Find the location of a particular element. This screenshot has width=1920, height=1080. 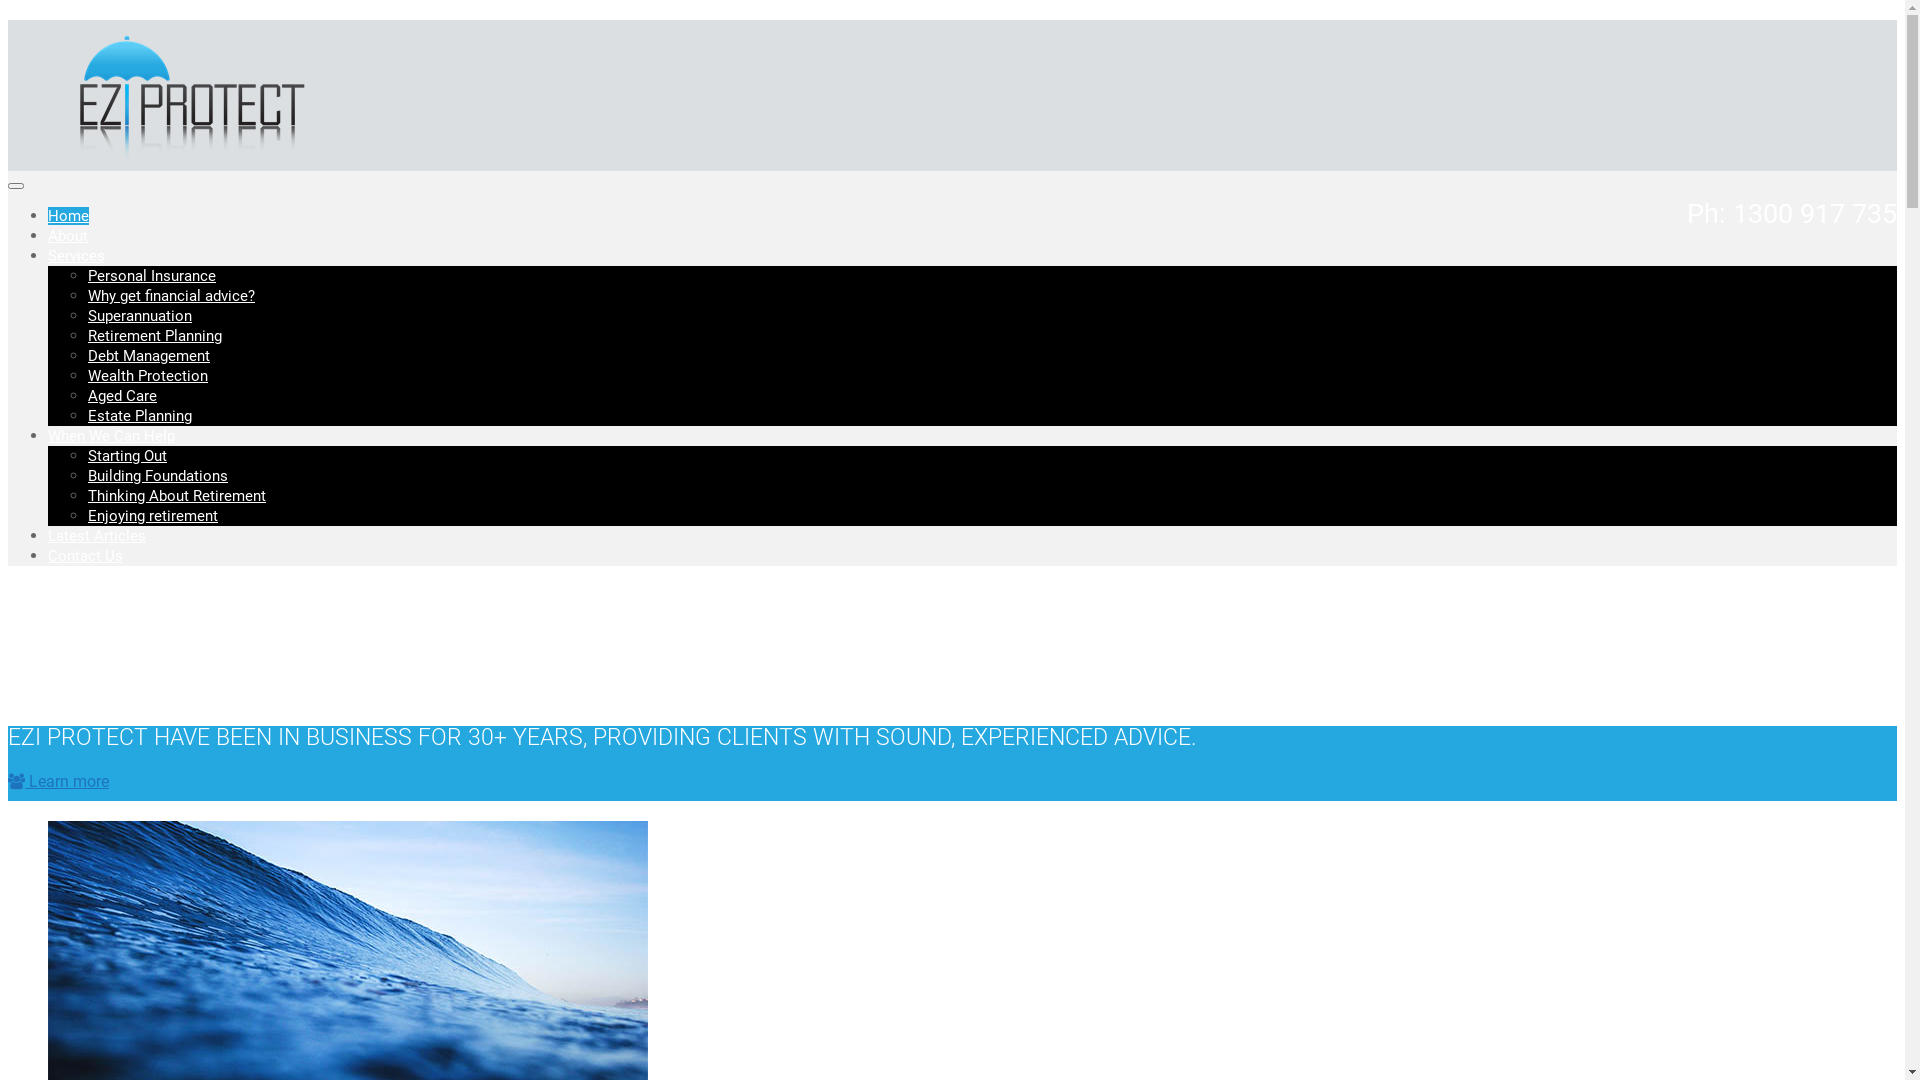

'Retirement Planning' is located at coordinates (86, 334).